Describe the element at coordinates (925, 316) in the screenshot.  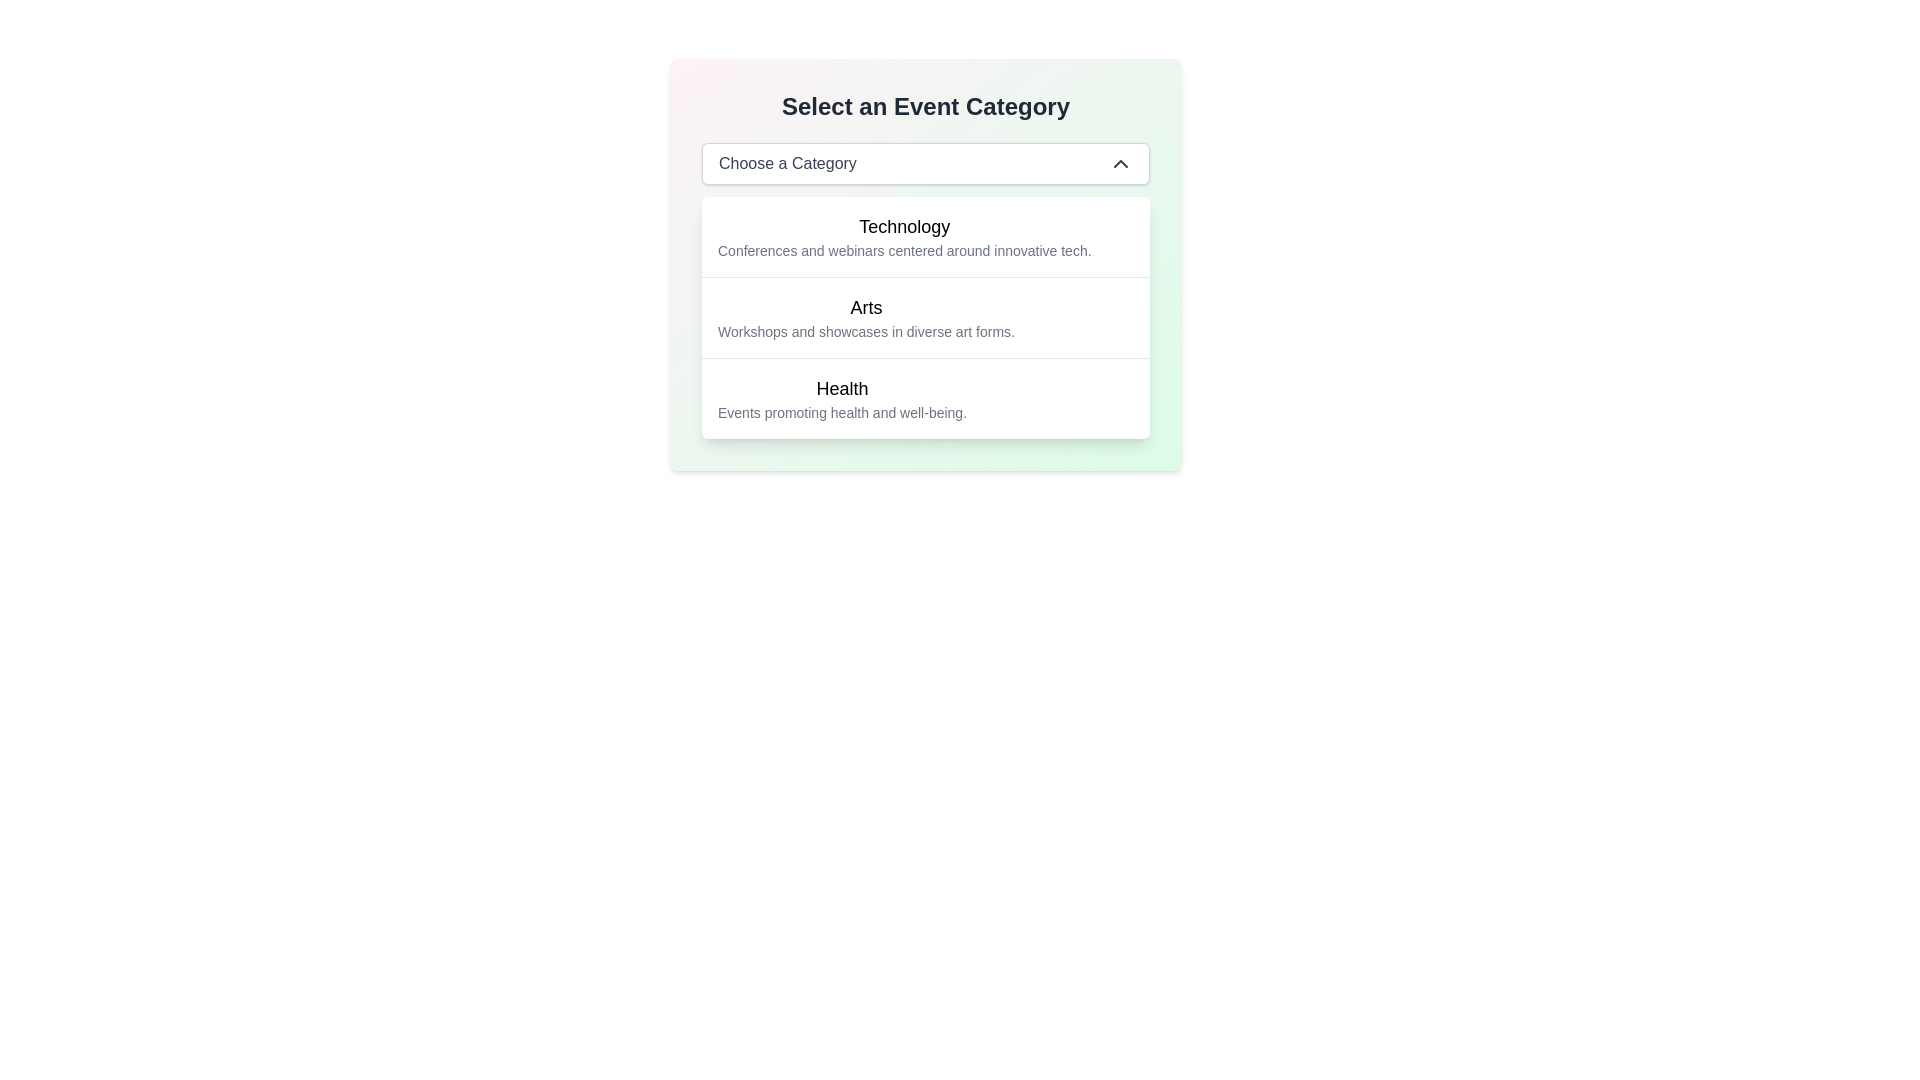
I see `to select the 'Arts' category from the second option in the dropdown list of selectable items` at that location.